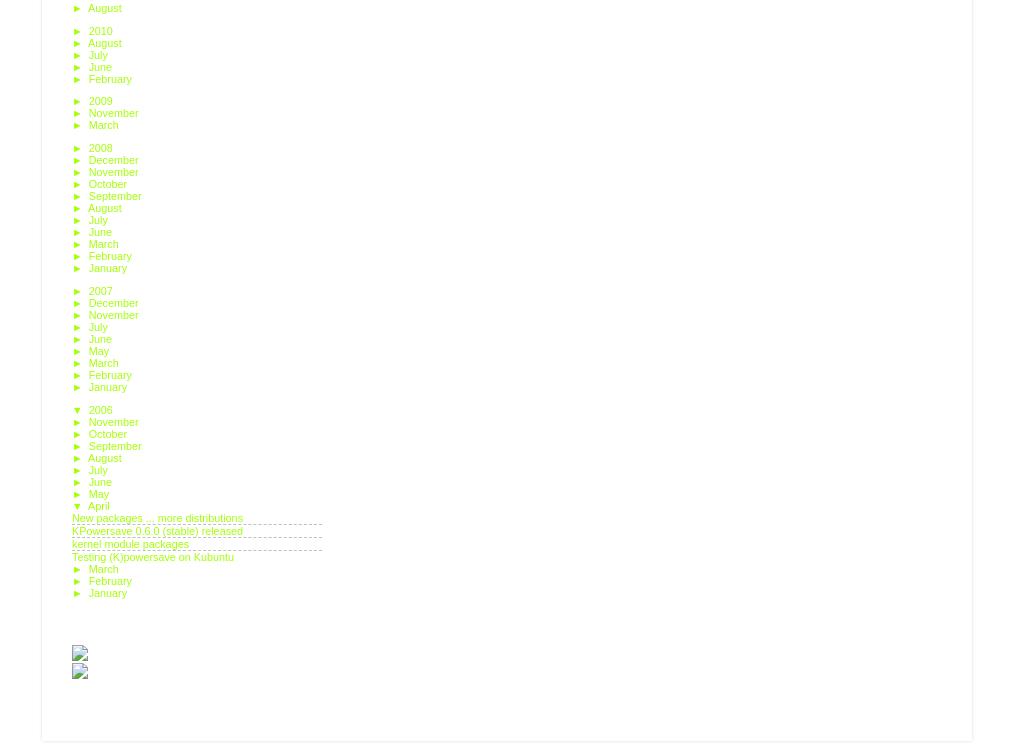  Describe the element at coordinates (101, 289) in the screenshot. I see `'2007'` at that location.